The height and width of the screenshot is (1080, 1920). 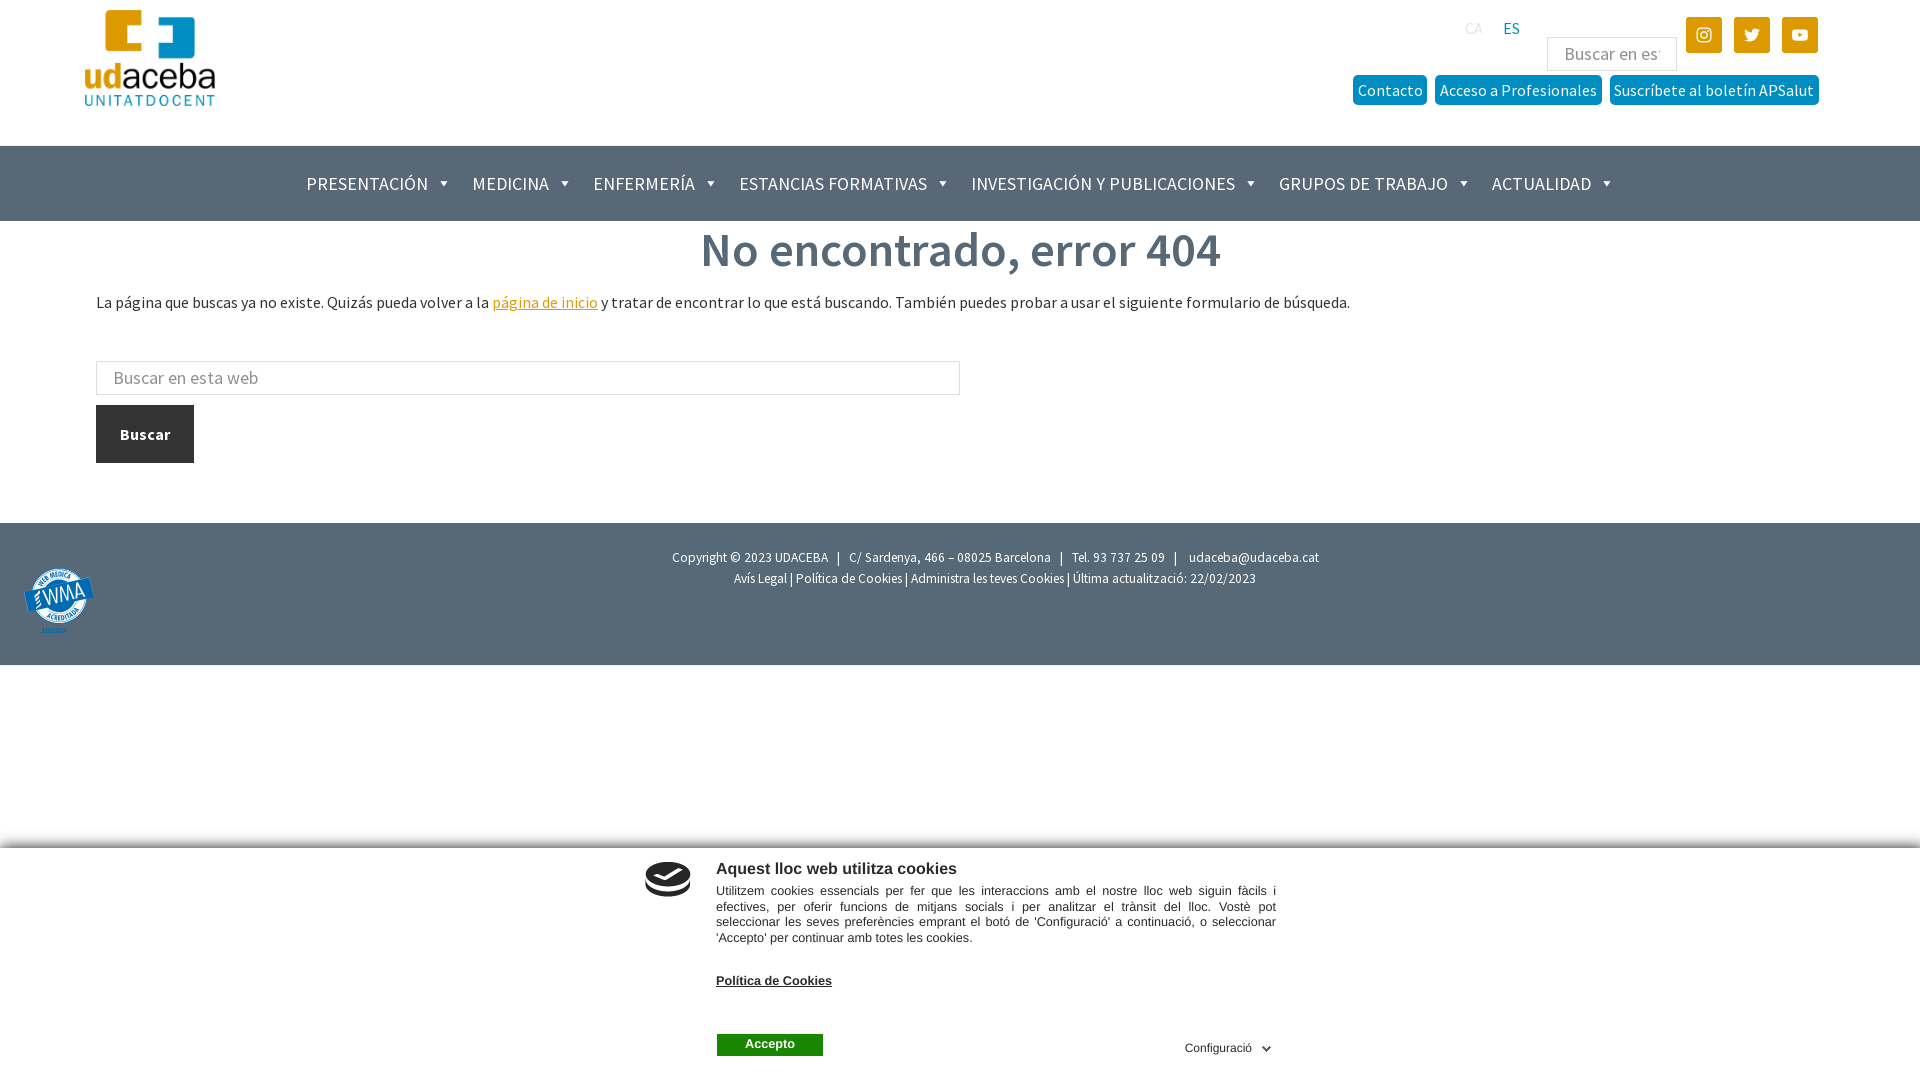 I want to click on 'ACTUALIDAD', so click(x=1552, y=183).